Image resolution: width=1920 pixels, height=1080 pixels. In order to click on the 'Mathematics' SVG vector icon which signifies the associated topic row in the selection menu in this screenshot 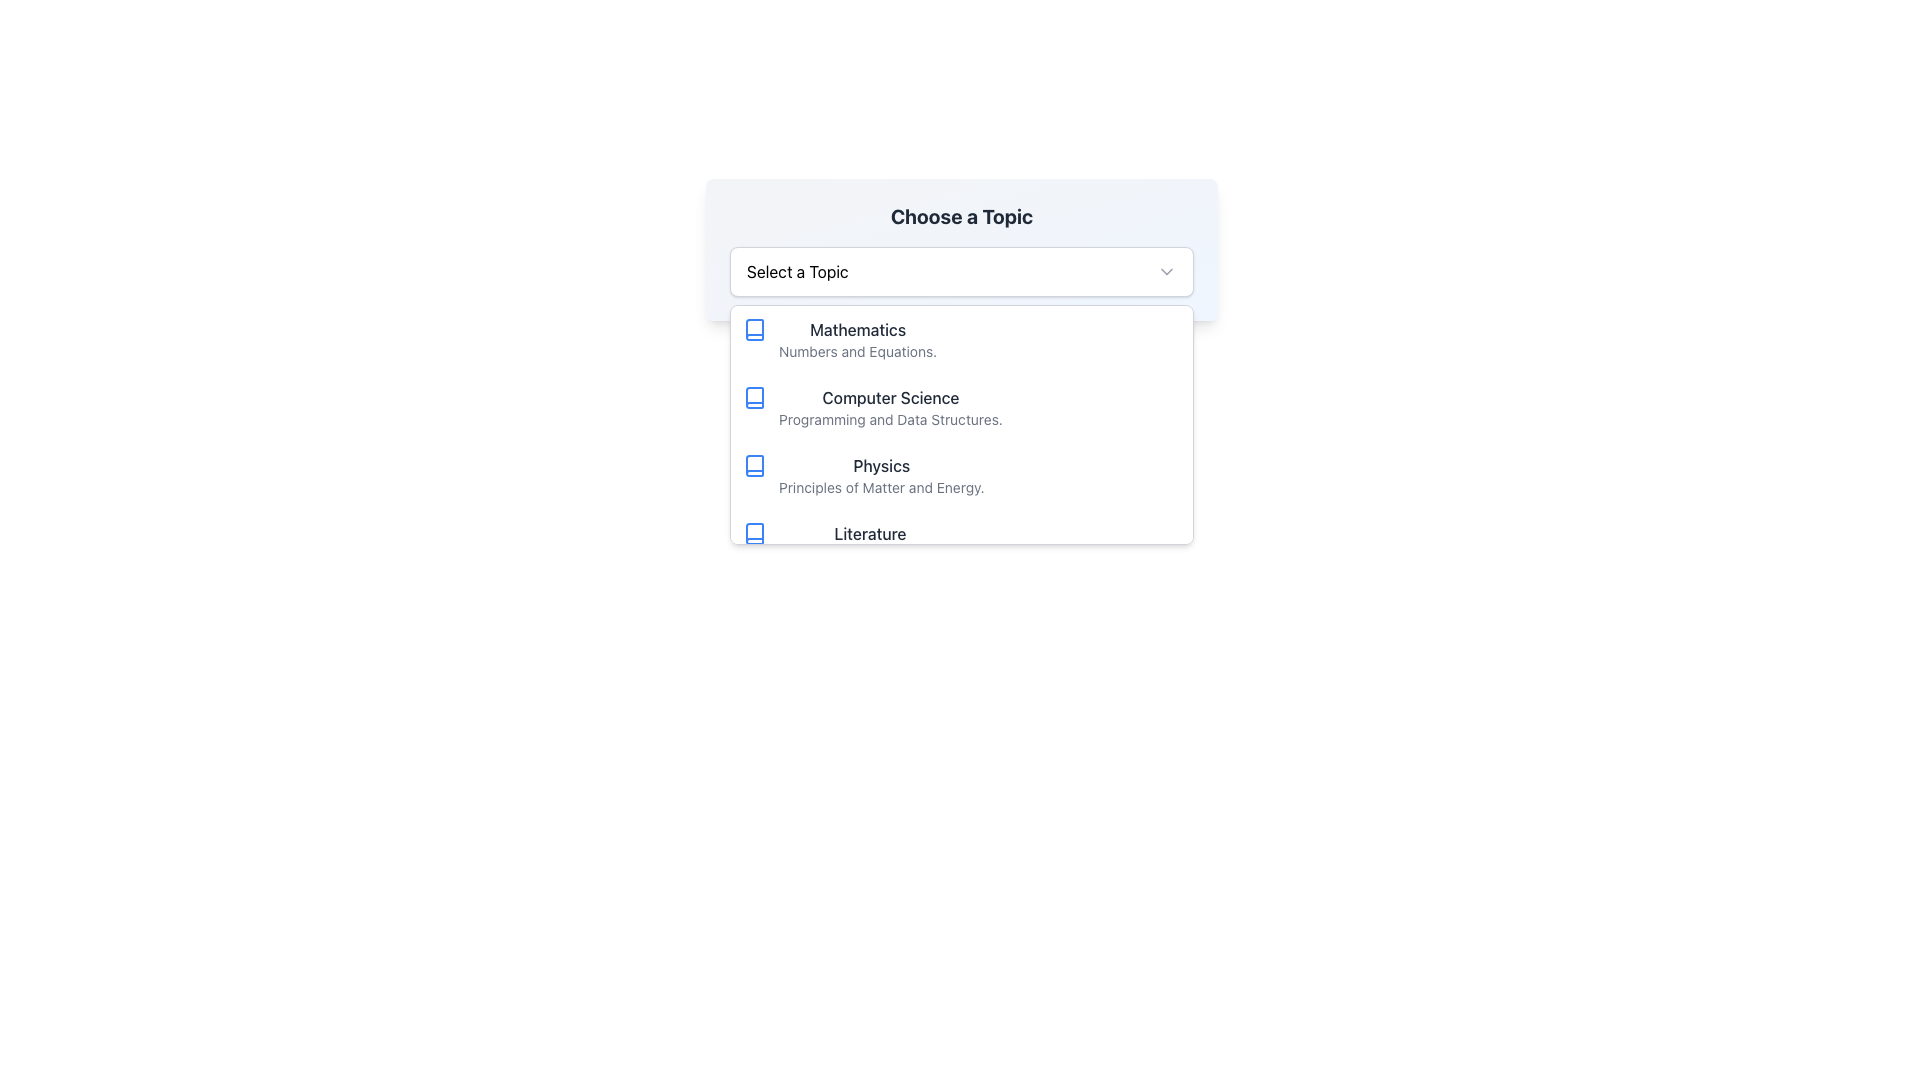, I will do `click(753, 329)`.